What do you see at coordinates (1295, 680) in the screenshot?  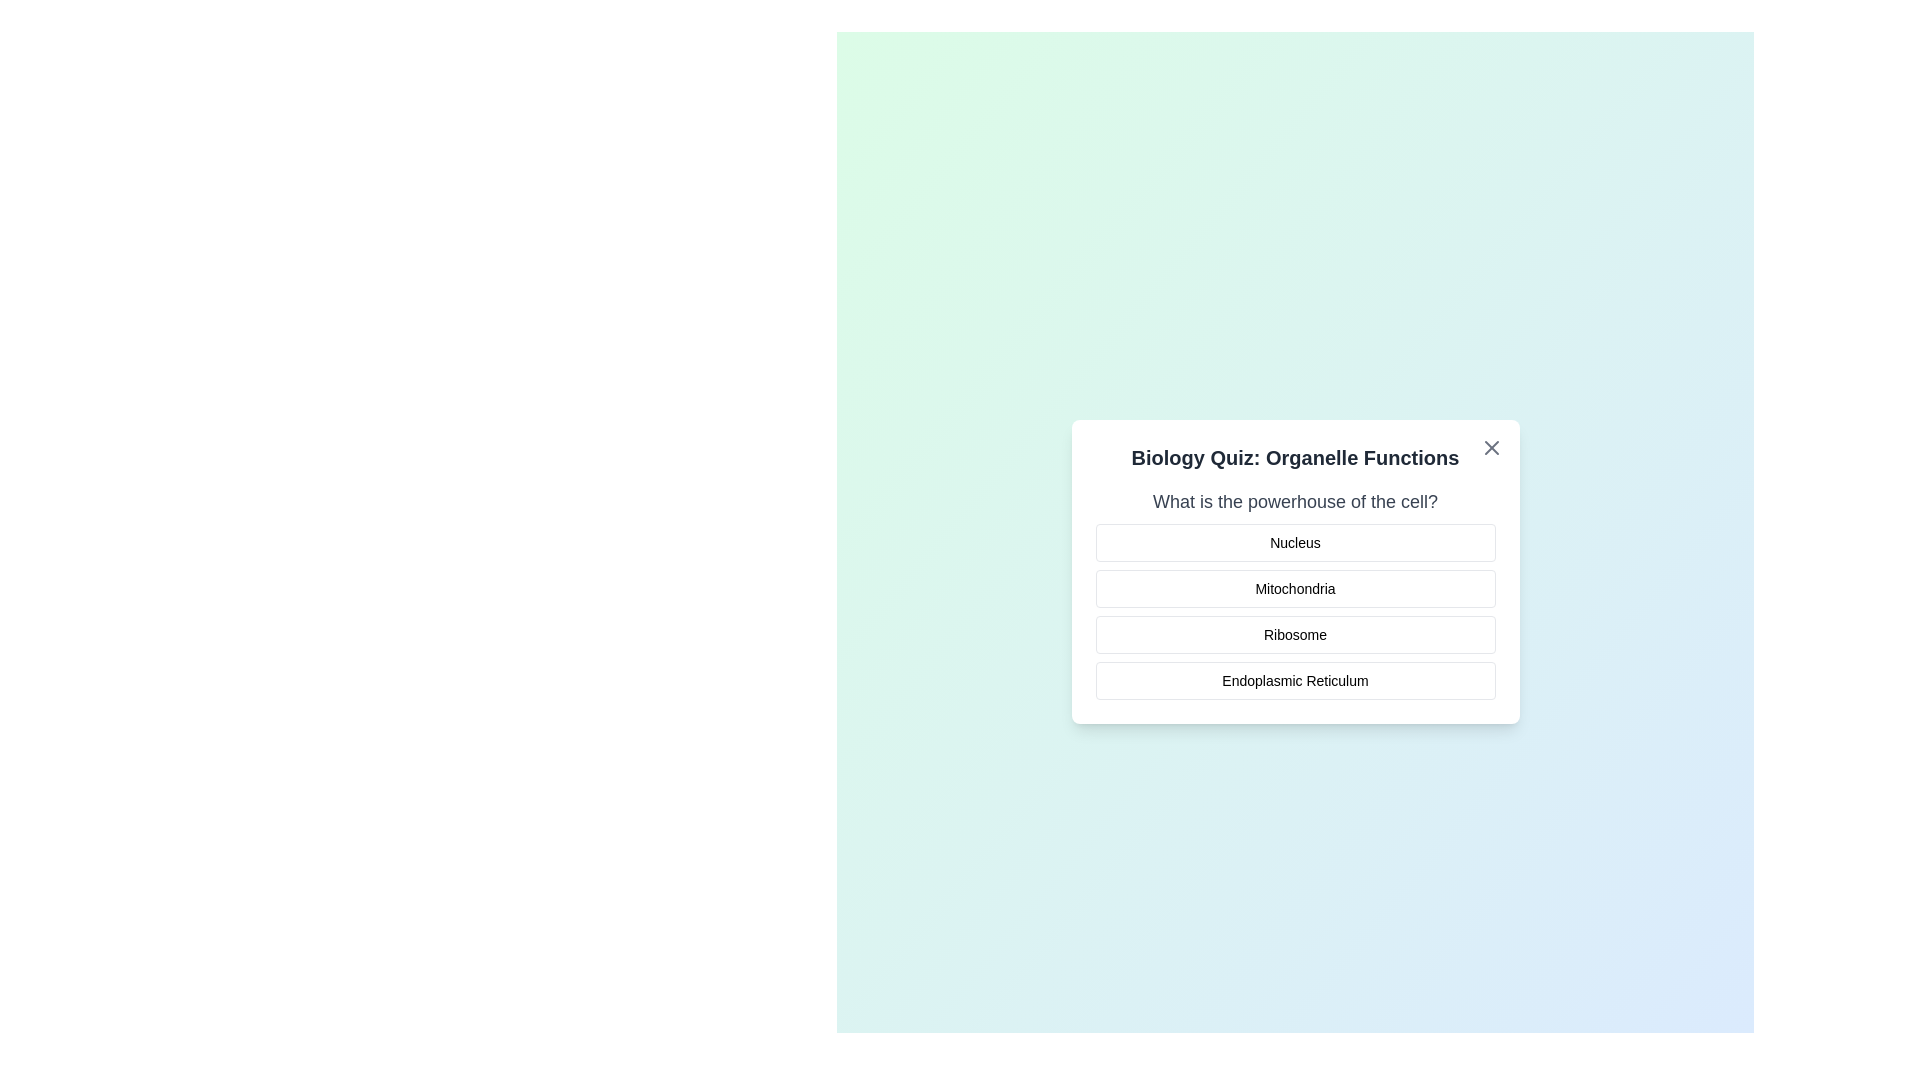 I see `the answer option Endoplasmic Reticulum to select it` at bounding box center [1295, 680].